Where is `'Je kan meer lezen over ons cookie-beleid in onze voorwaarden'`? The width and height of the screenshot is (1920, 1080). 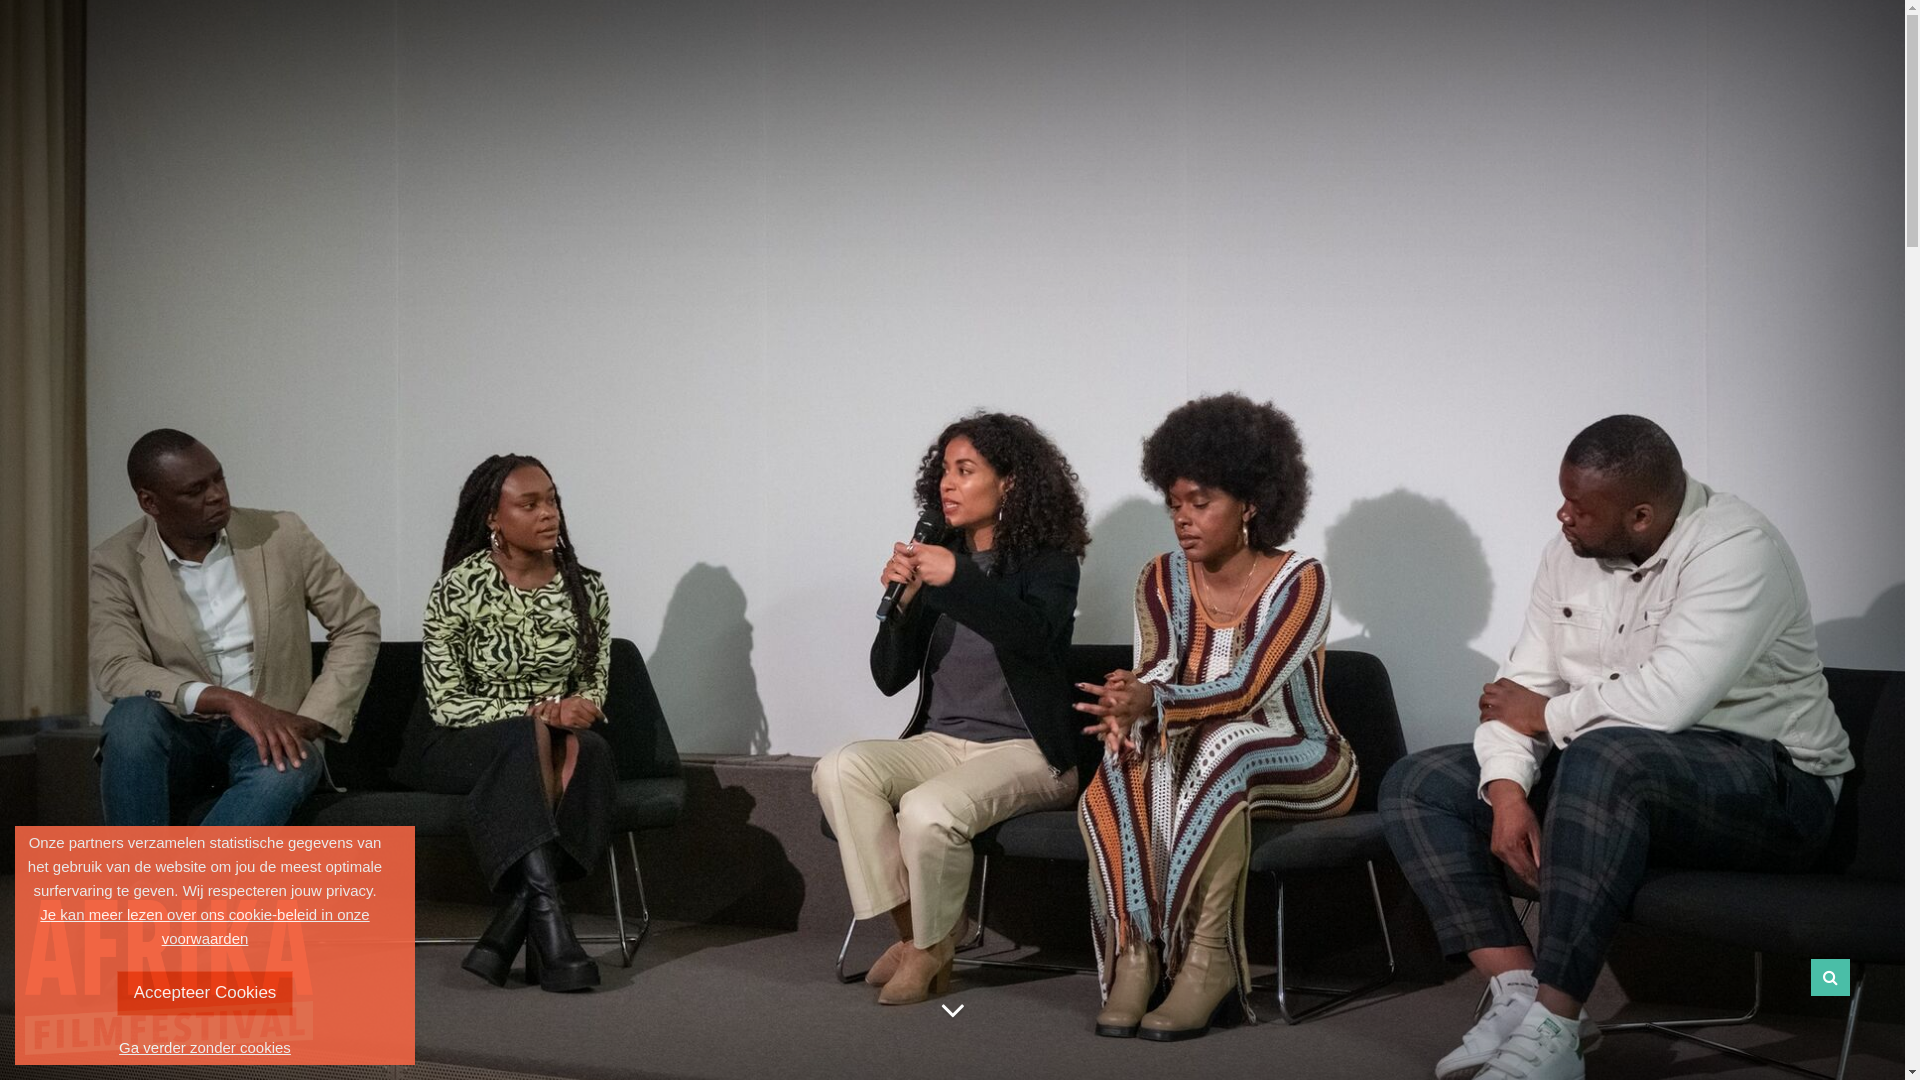
'Je kan meer lezen over ons cookie-beleid in onze voorwaarden' is located at coordinates (204, 926).